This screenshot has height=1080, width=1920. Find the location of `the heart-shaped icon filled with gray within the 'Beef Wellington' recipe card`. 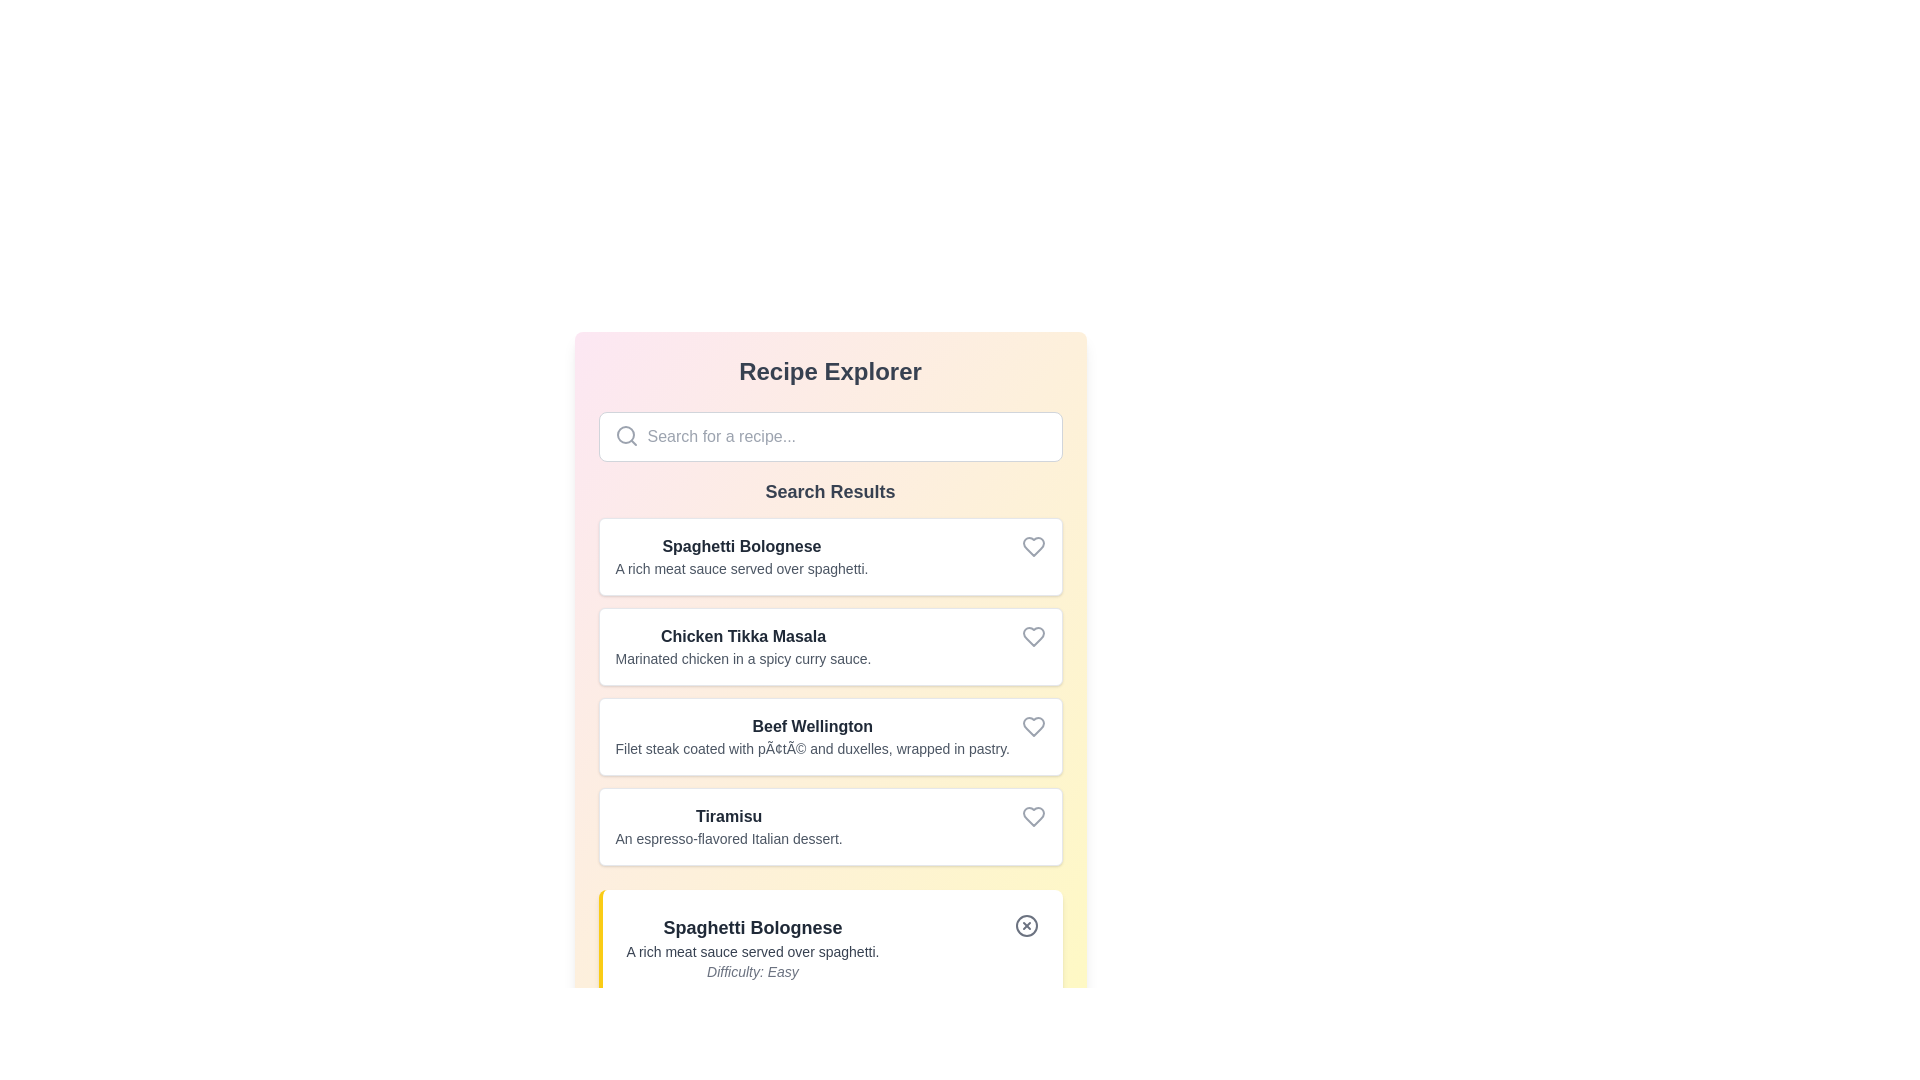

the heart-shaped icon filled with gray within the 'Beef Wellington' recipe card is located at coordinates (1033, 726).